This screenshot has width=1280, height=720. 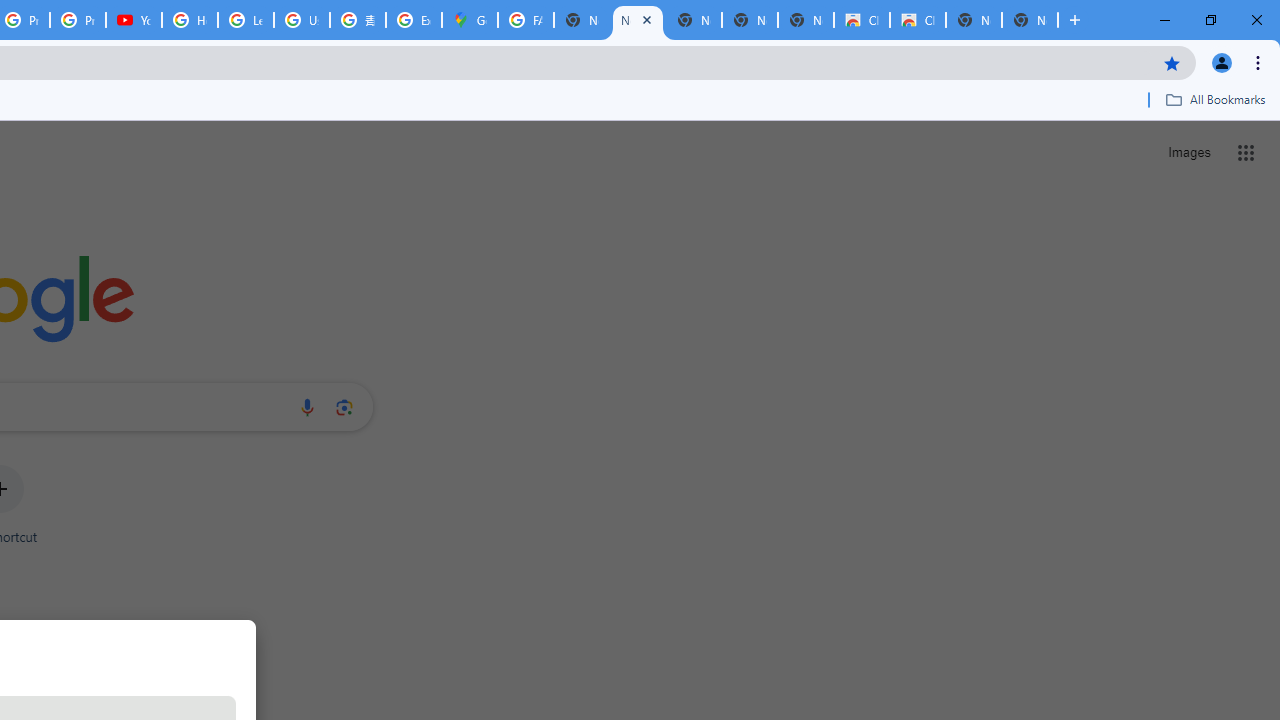 I want to click on 'Classic Blue - Chrome Web Store', so click(x=862, y=20).